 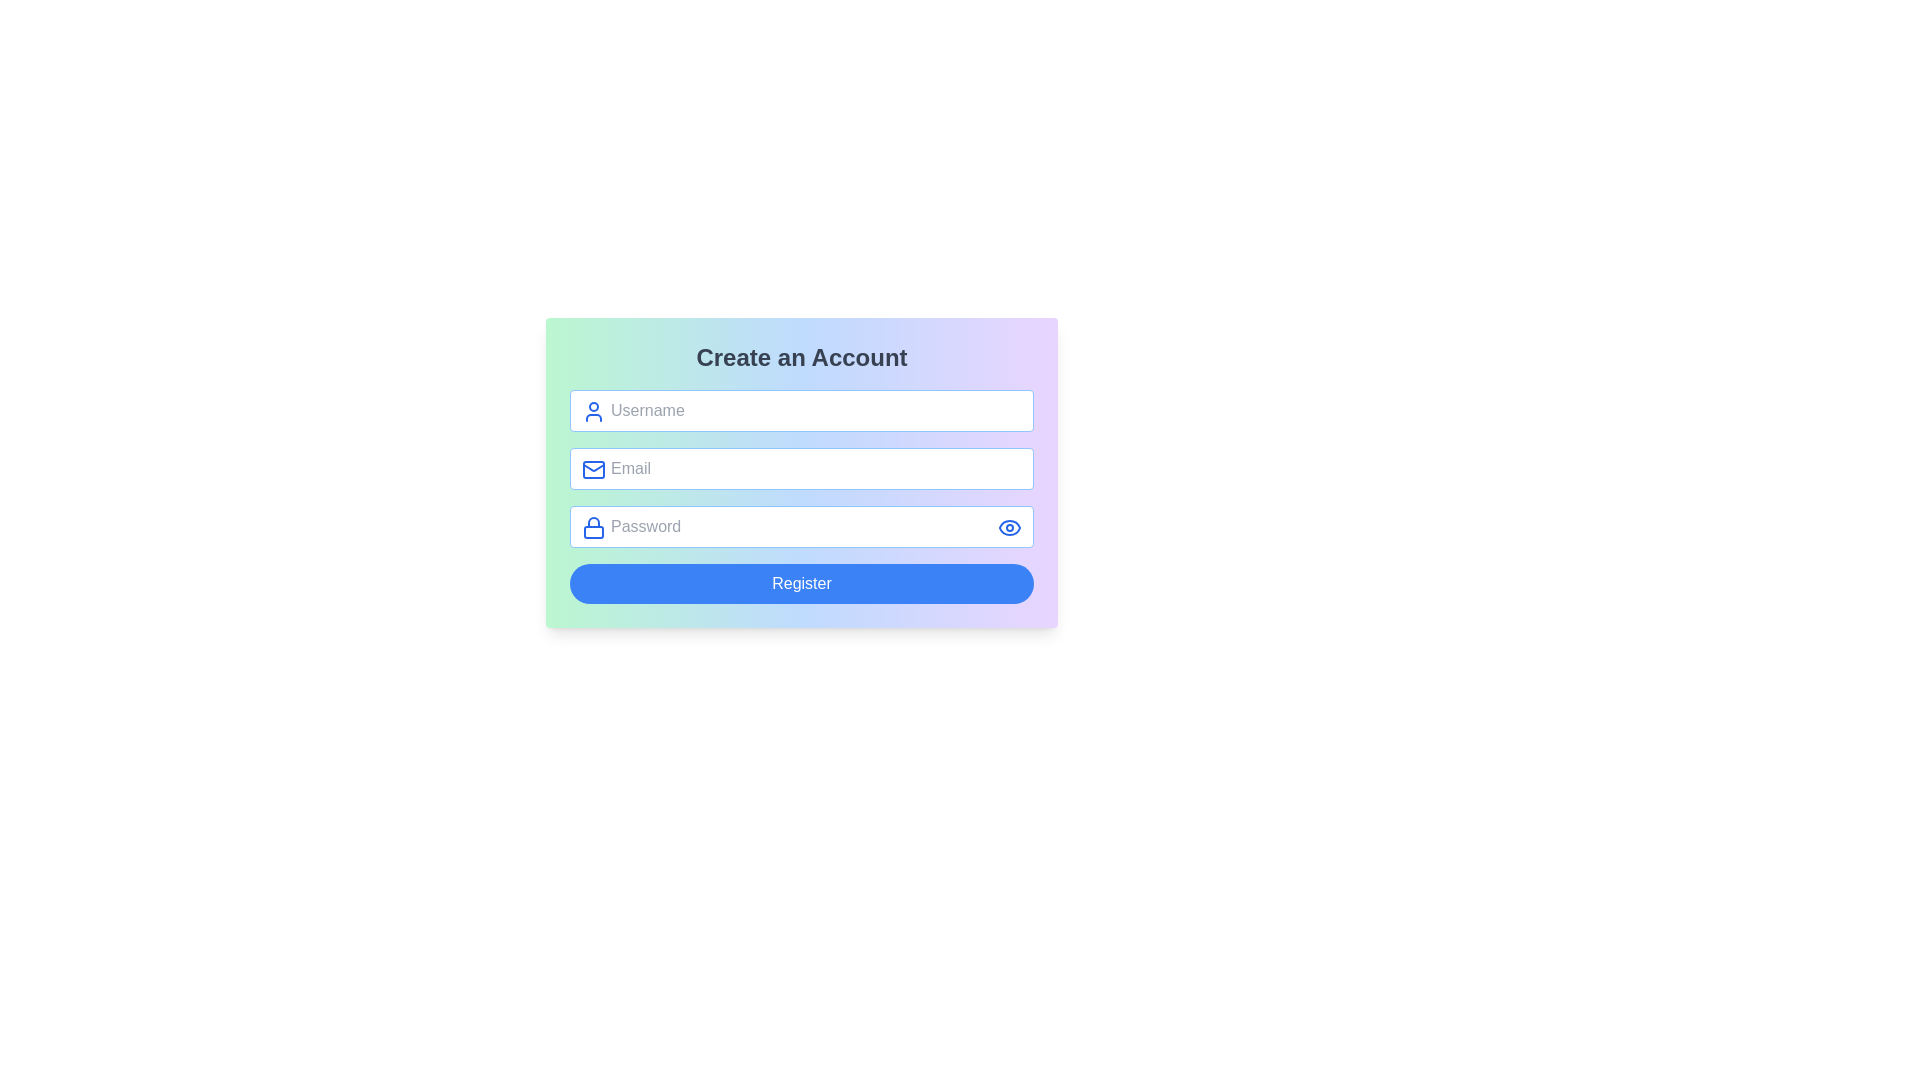 I want to click on the blue 'Register' button with rounded corners located at the bottom center of the form component to trigger the hover style change, so click(x=801, y=583).